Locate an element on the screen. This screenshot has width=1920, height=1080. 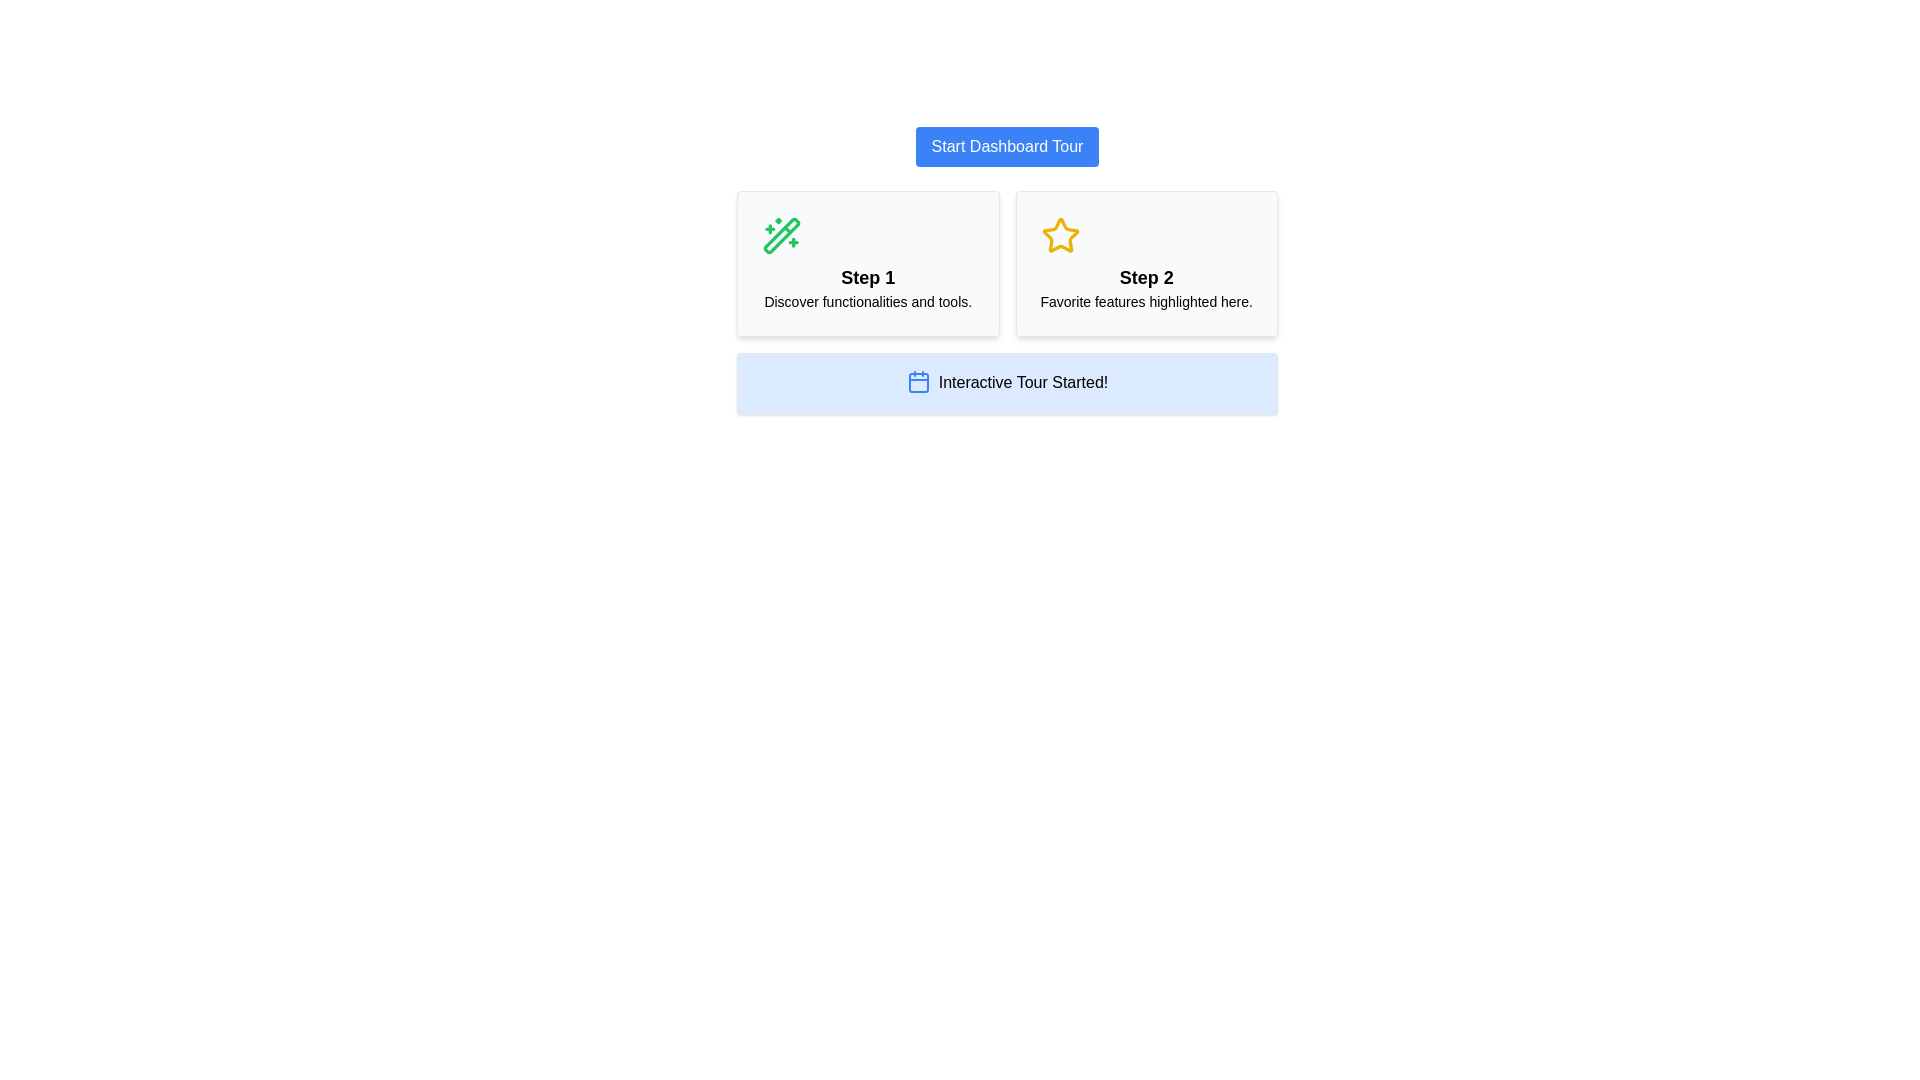
the Text Display element that shows 'Interactive Tour Started!' with a light blue background and rounded corners is located at coordinates (1023, 383).